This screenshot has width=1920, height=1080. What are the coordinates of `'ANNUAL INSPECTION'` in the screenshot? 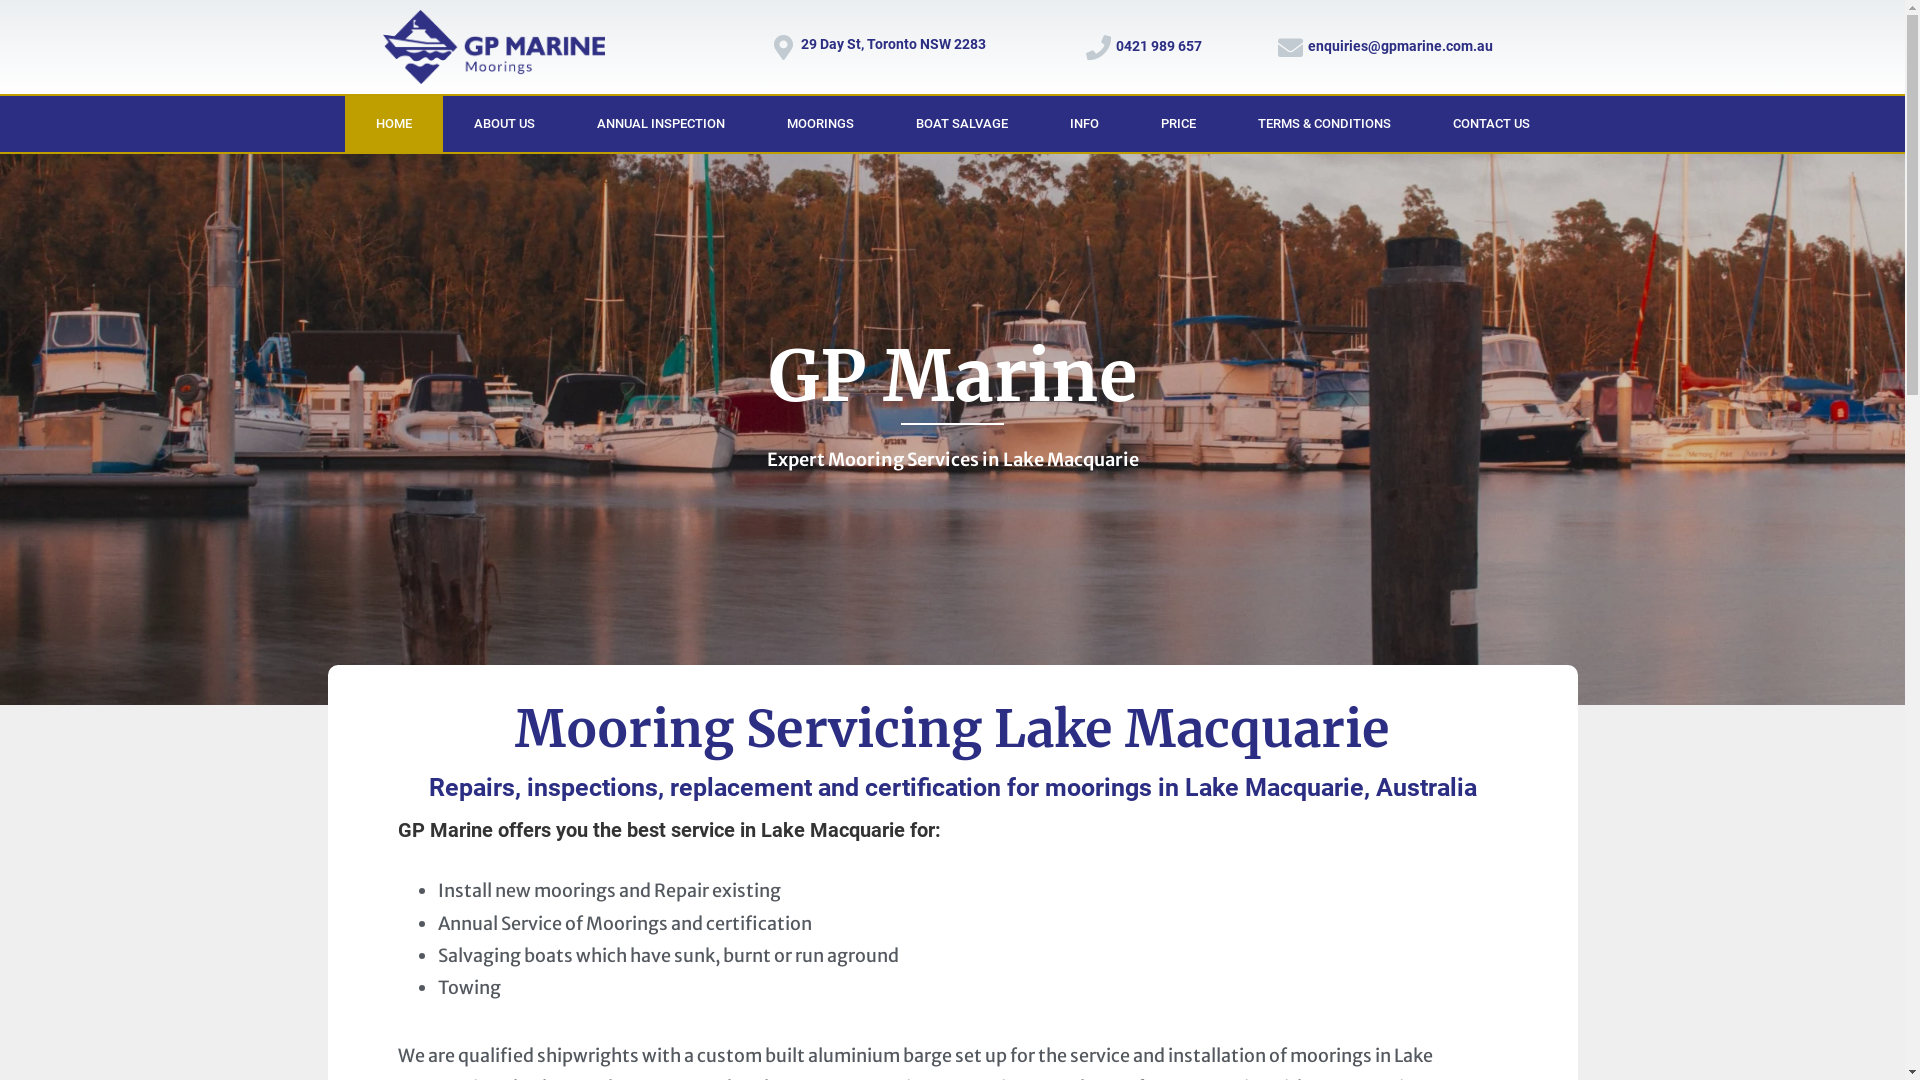 It's located at (661, 123).